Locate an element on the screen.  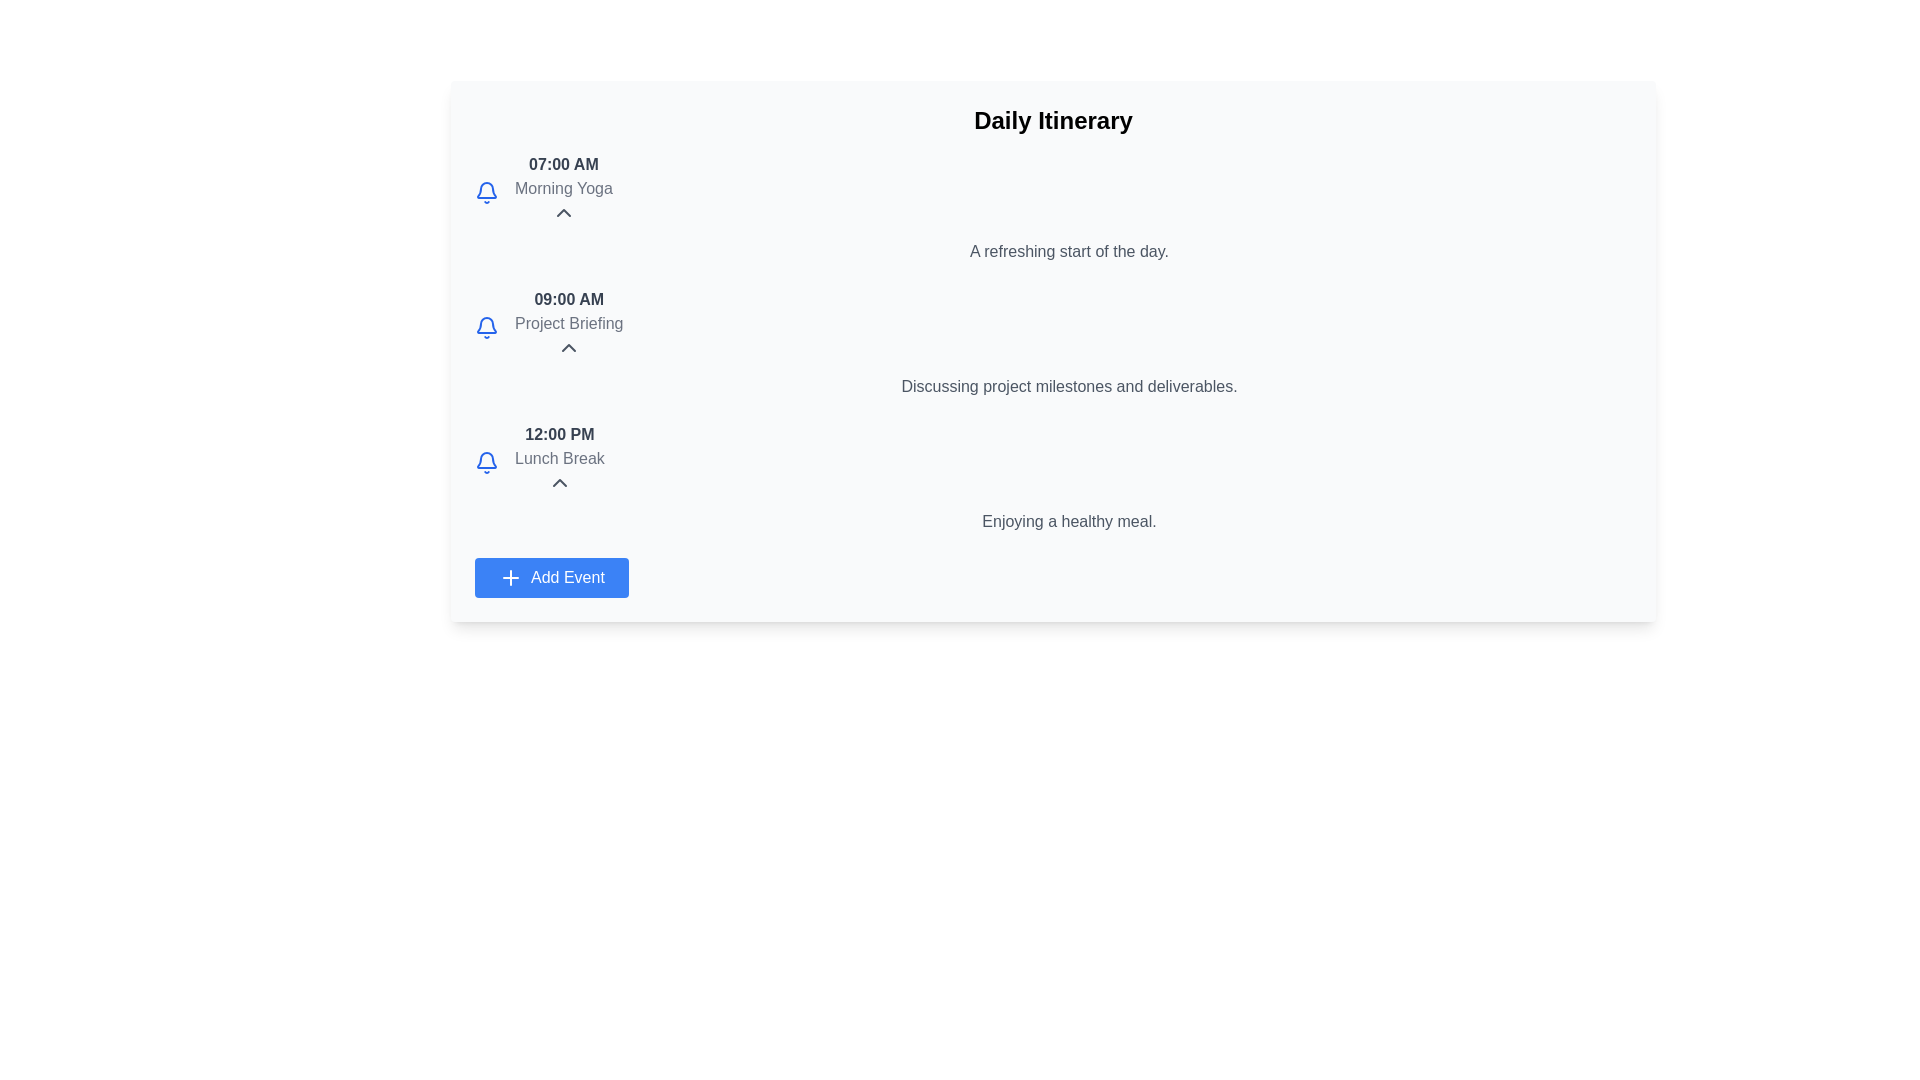
the text label displaying '09:00 AM' which is bold and dark gray, located beside the bell icon and above 'Project Briefing' is located at coordinates (568, 300).